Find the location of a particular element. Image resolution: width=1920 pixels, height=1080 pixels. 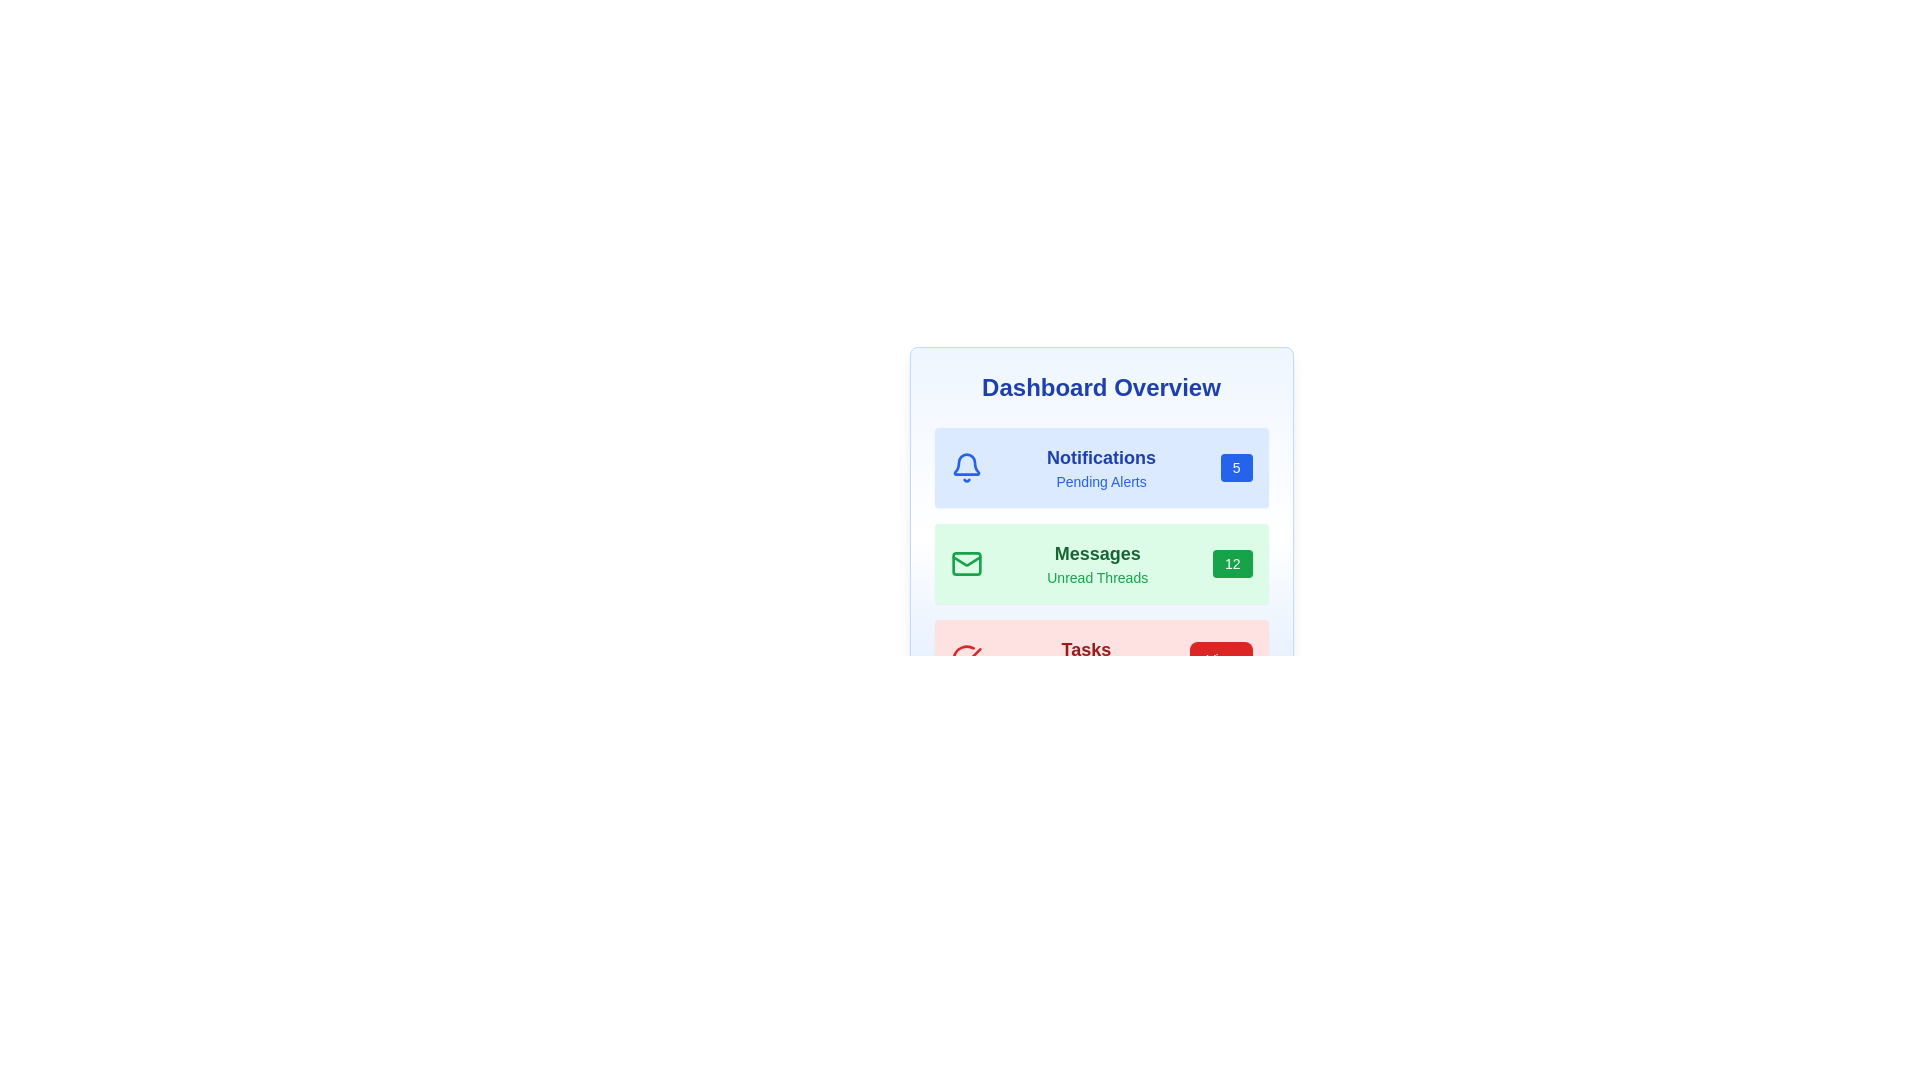

the completion icon located at the left end of the Tasks section, which visually pairs with the section's title is located at coordinates (966, 659).